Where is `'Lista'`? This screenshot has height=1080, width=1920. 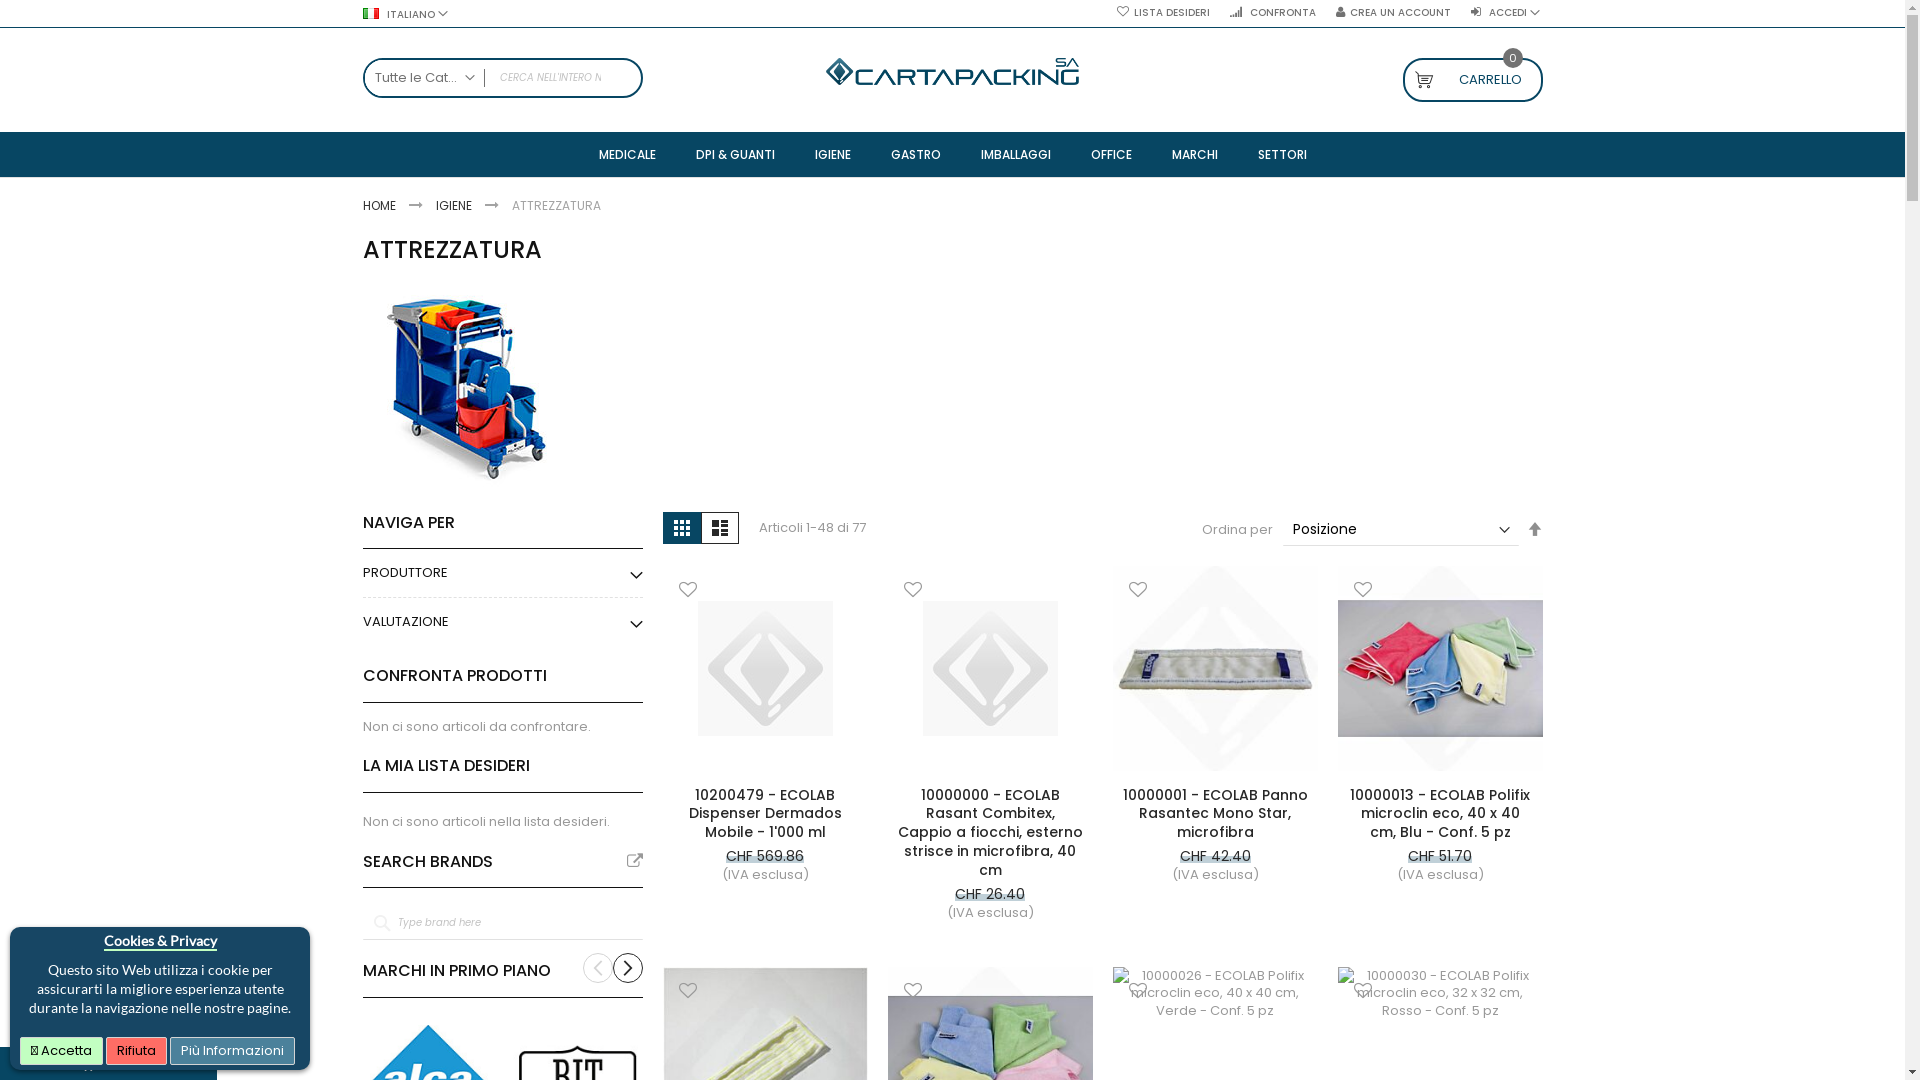
'Lista' is located at coordinates (719, 527).